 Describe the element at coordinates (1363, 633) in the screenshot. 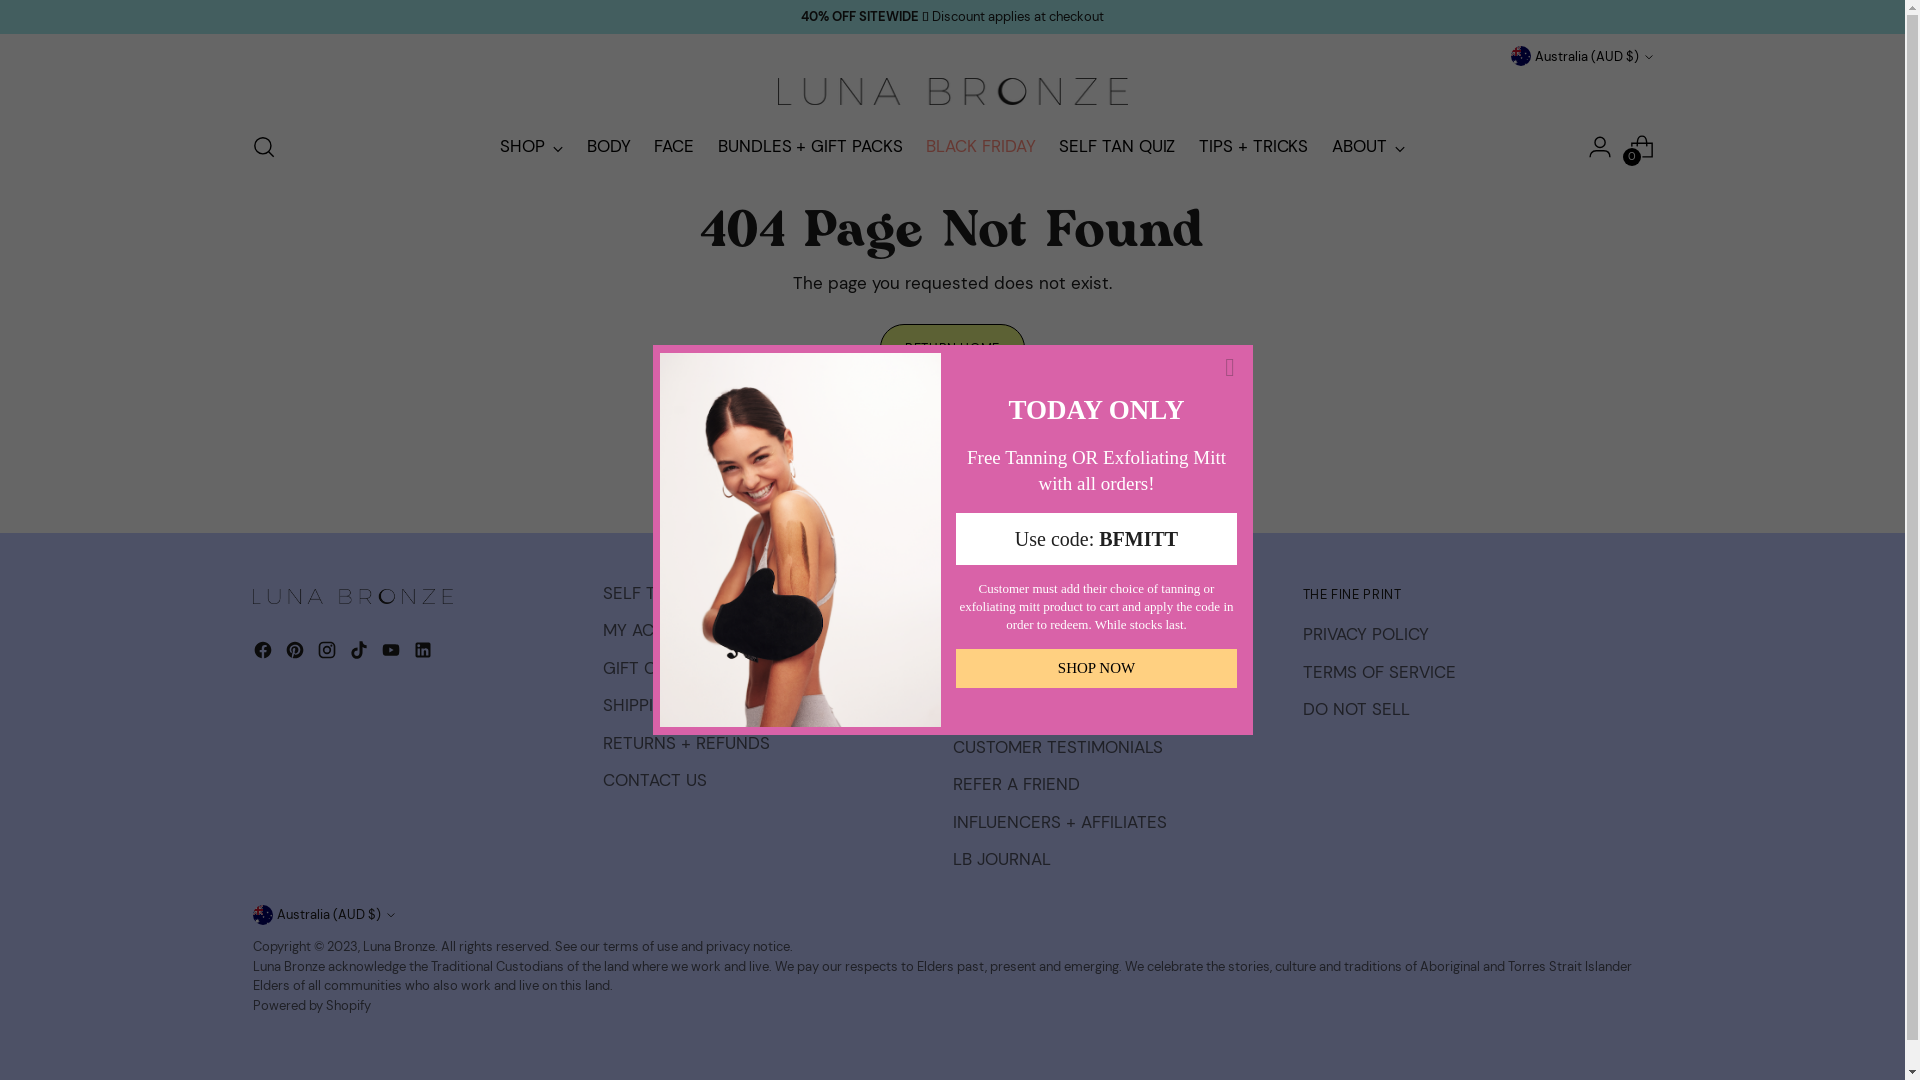

I see `'PRIVACY POLICY'` at that location.